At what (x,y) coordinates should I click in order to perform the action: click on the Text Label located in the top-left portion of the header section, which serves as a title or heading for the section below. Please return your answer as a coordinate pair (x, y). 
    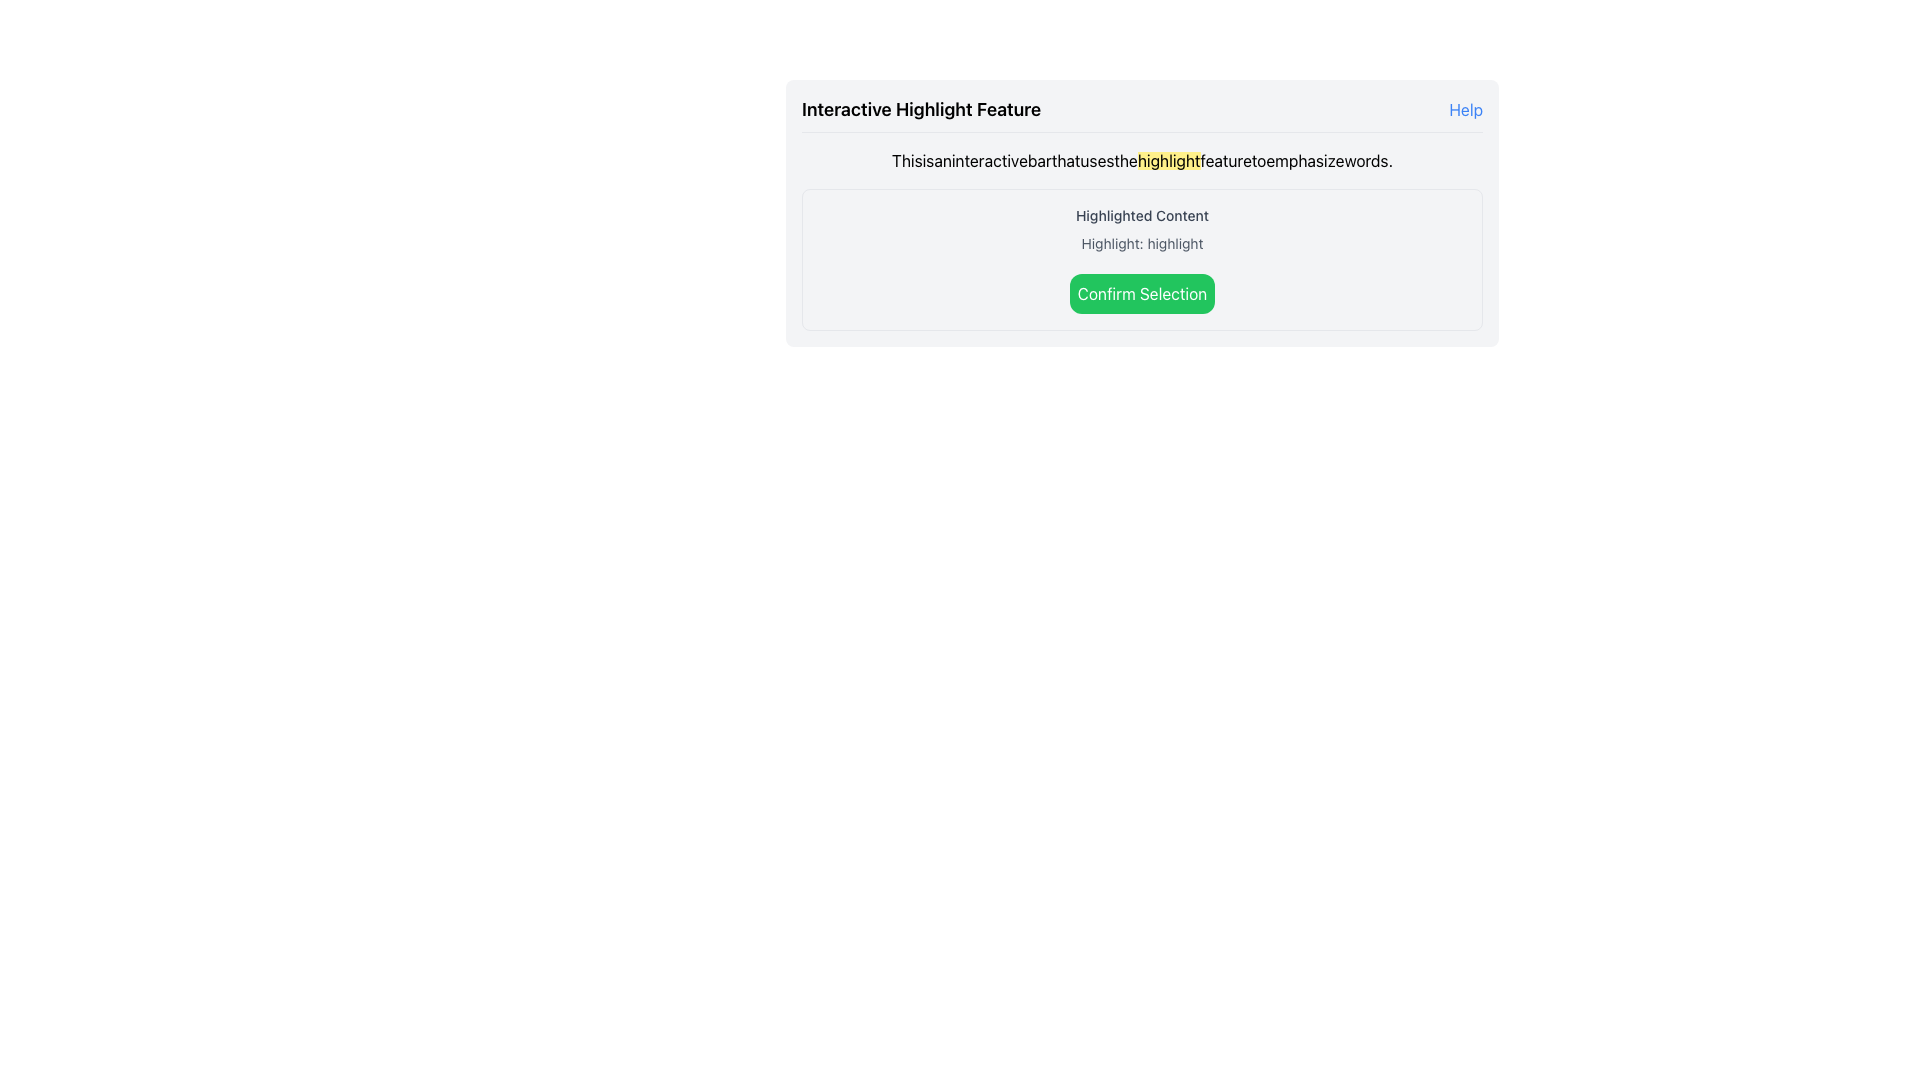
    Looking at the image, I should click on (920, 110).